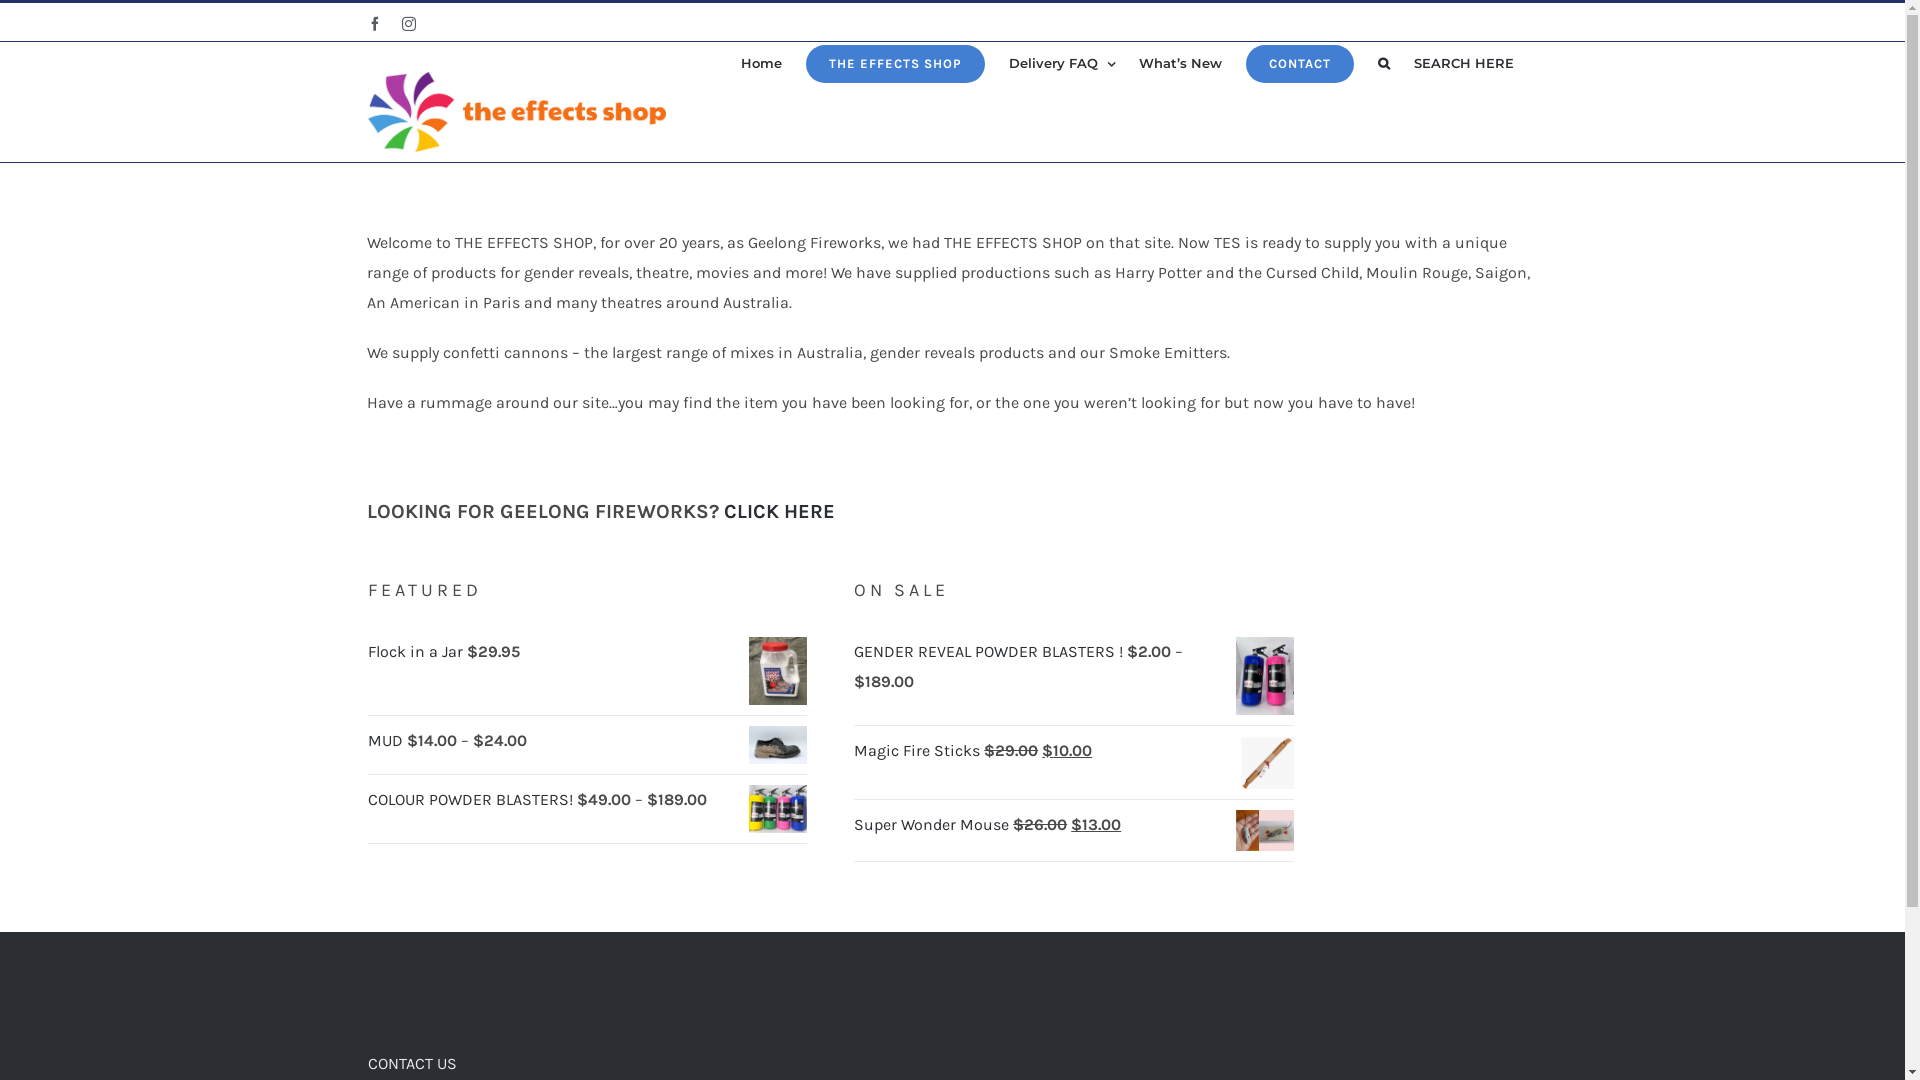 This screenshot has width=1920, height=1080. Describe the element at coordinates (411, 1062) in the screenshot. I see `'CONTACT US'` at that location.